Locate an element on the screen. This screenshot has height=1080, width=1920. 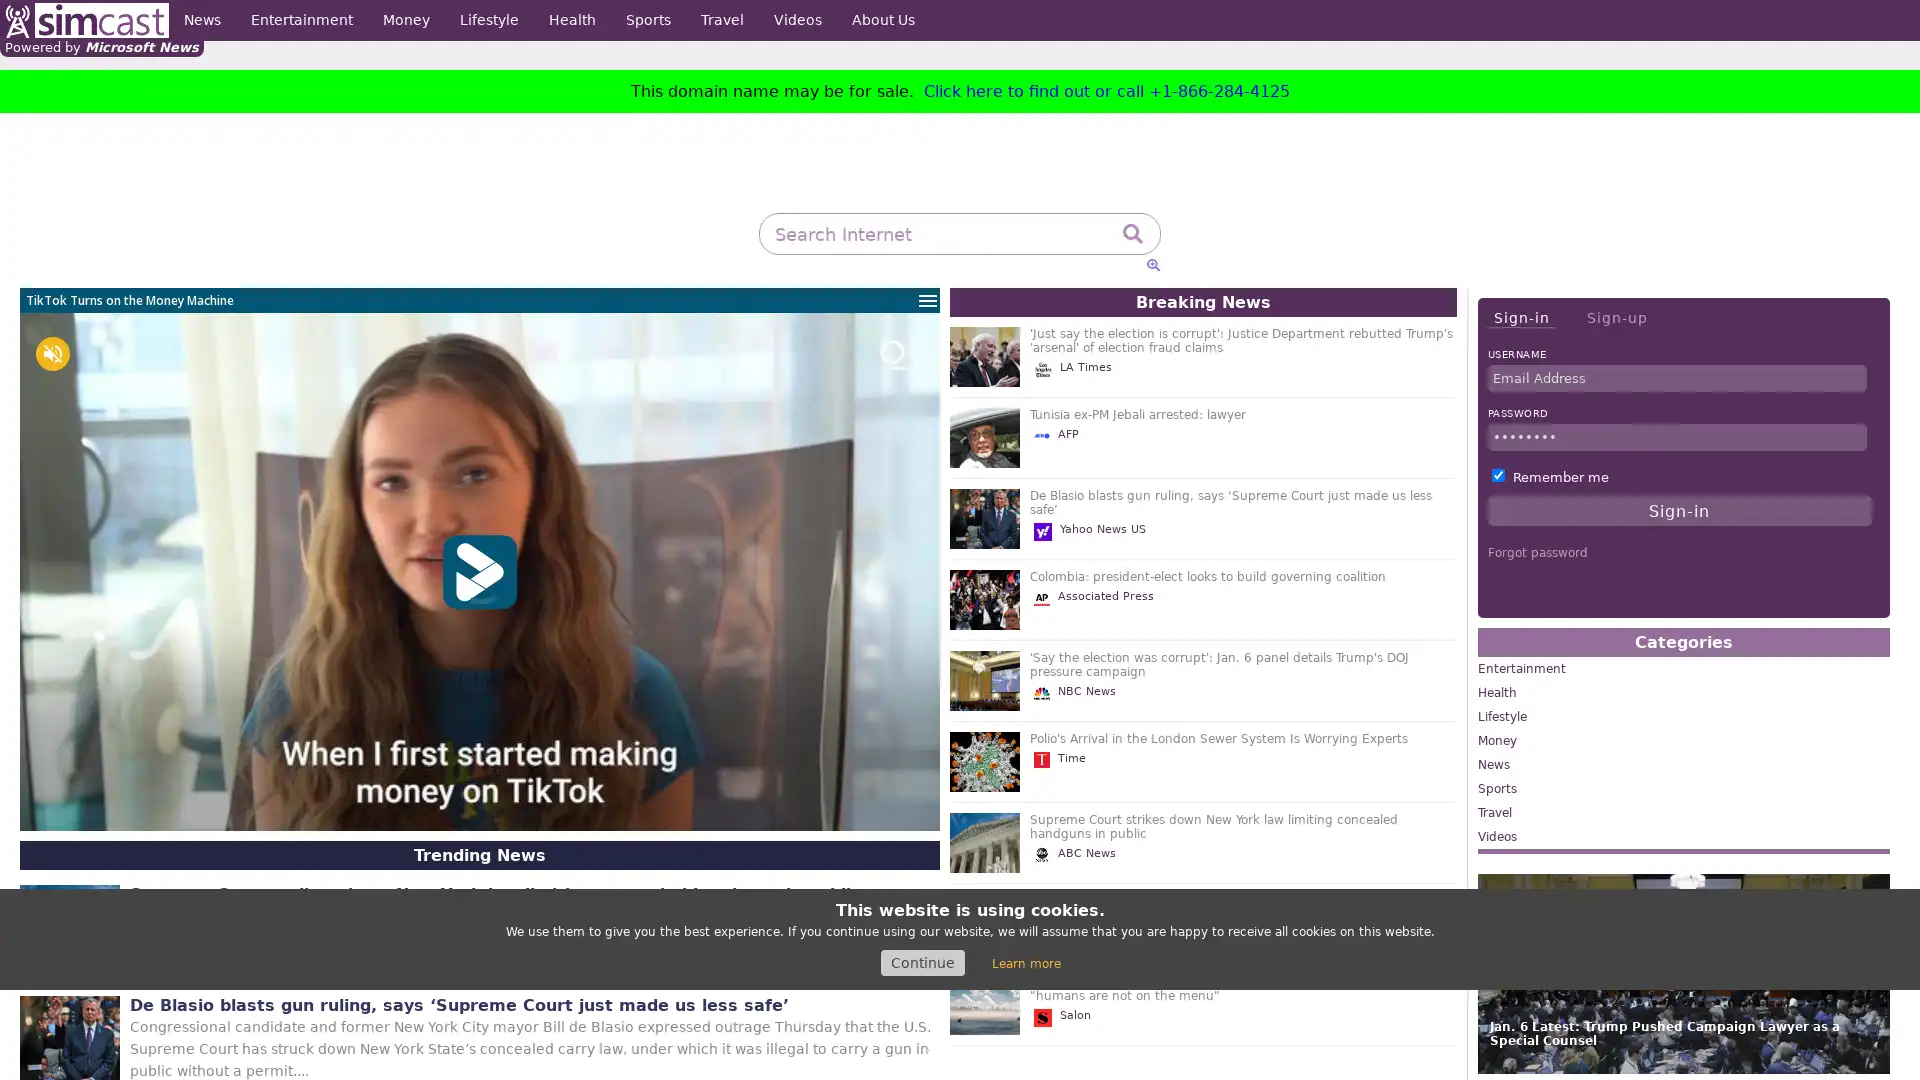
Sign-in is located at coordinates (1679, 509).